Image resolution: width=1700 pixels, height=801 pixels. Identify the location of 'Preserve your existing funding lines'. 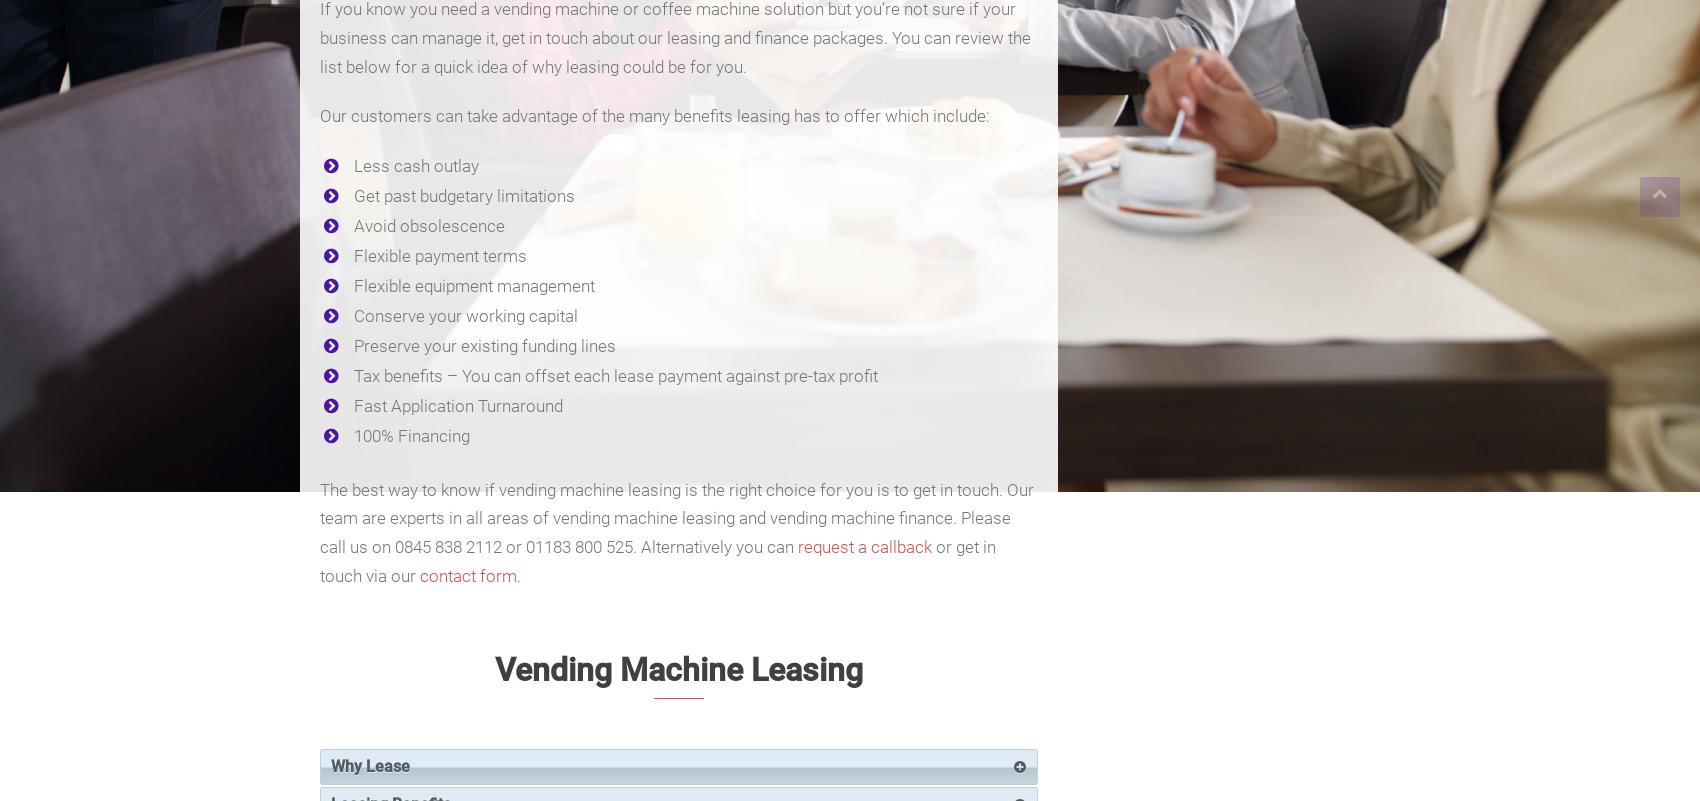
(485, 345).